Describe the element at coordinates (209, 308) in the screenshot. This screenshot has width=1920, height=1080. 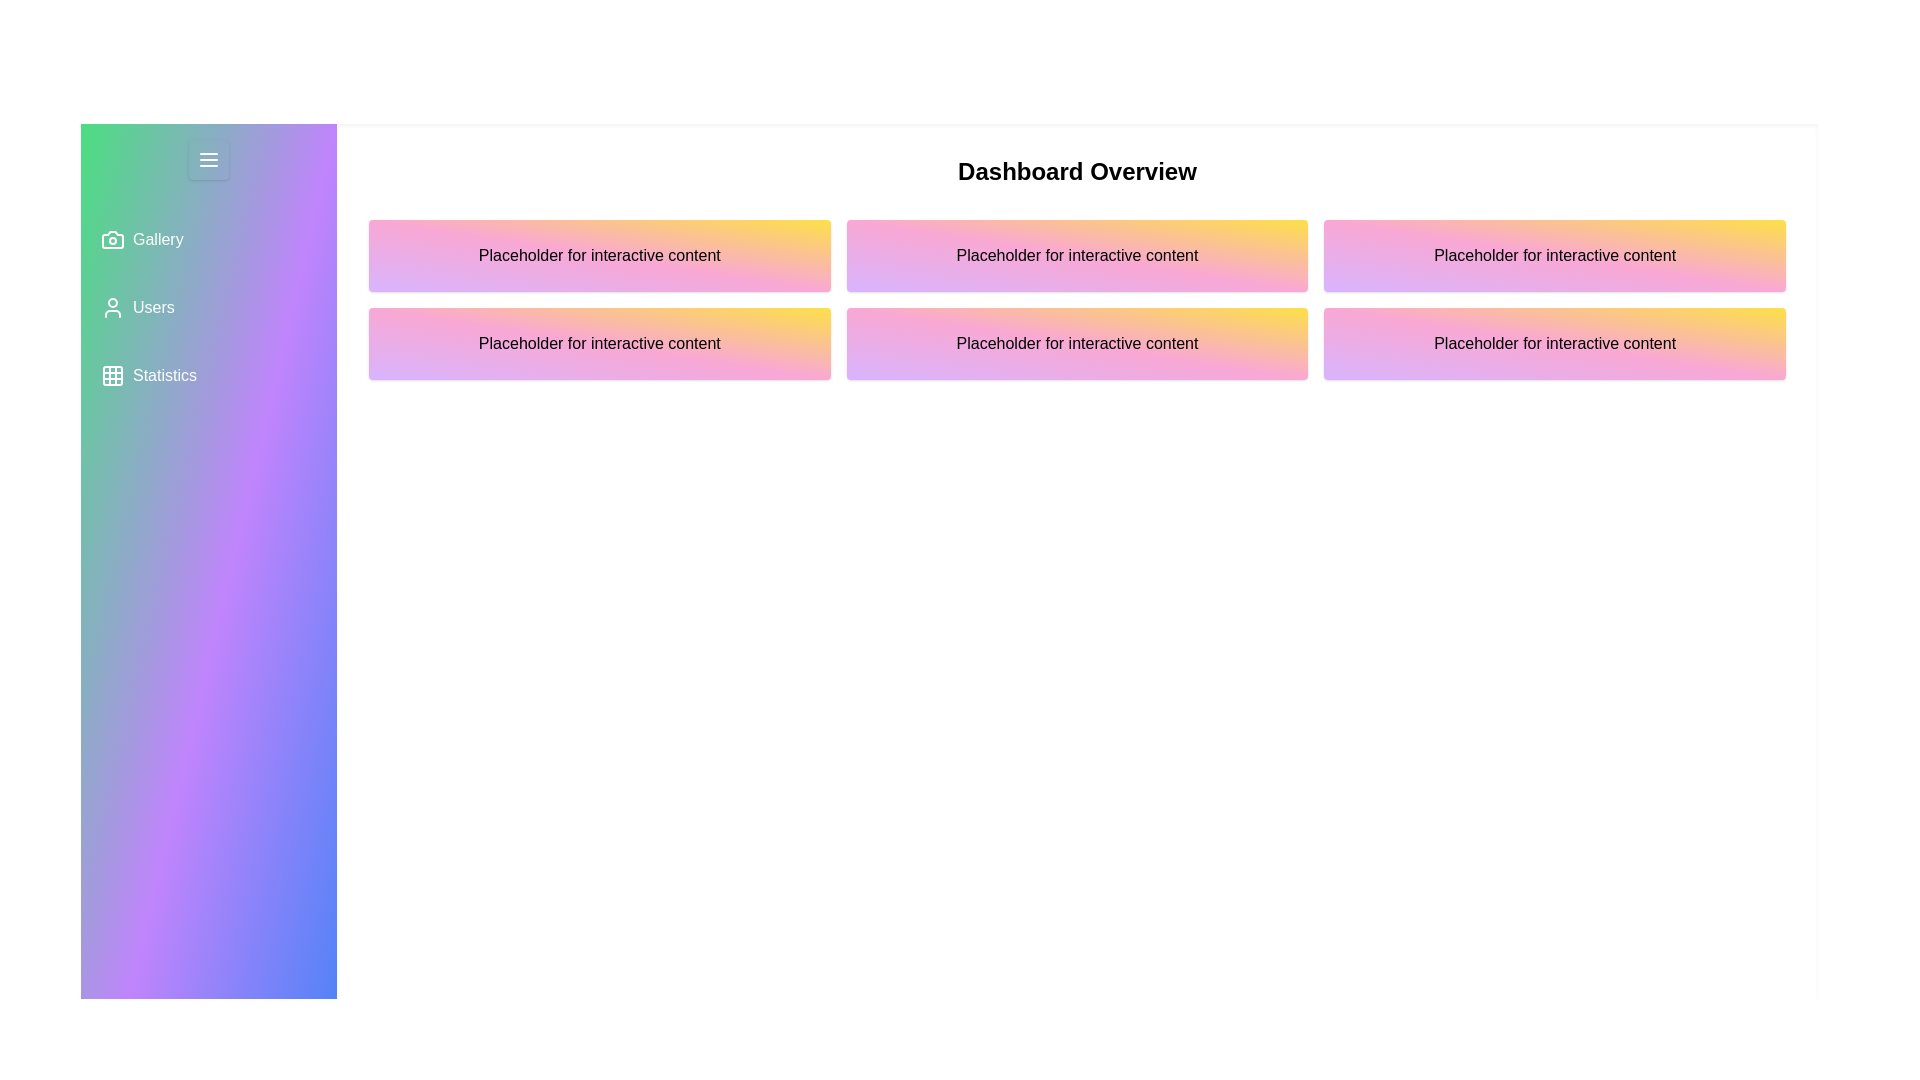
I see `the menu item labeled Users to observe its hover effect` at that location.